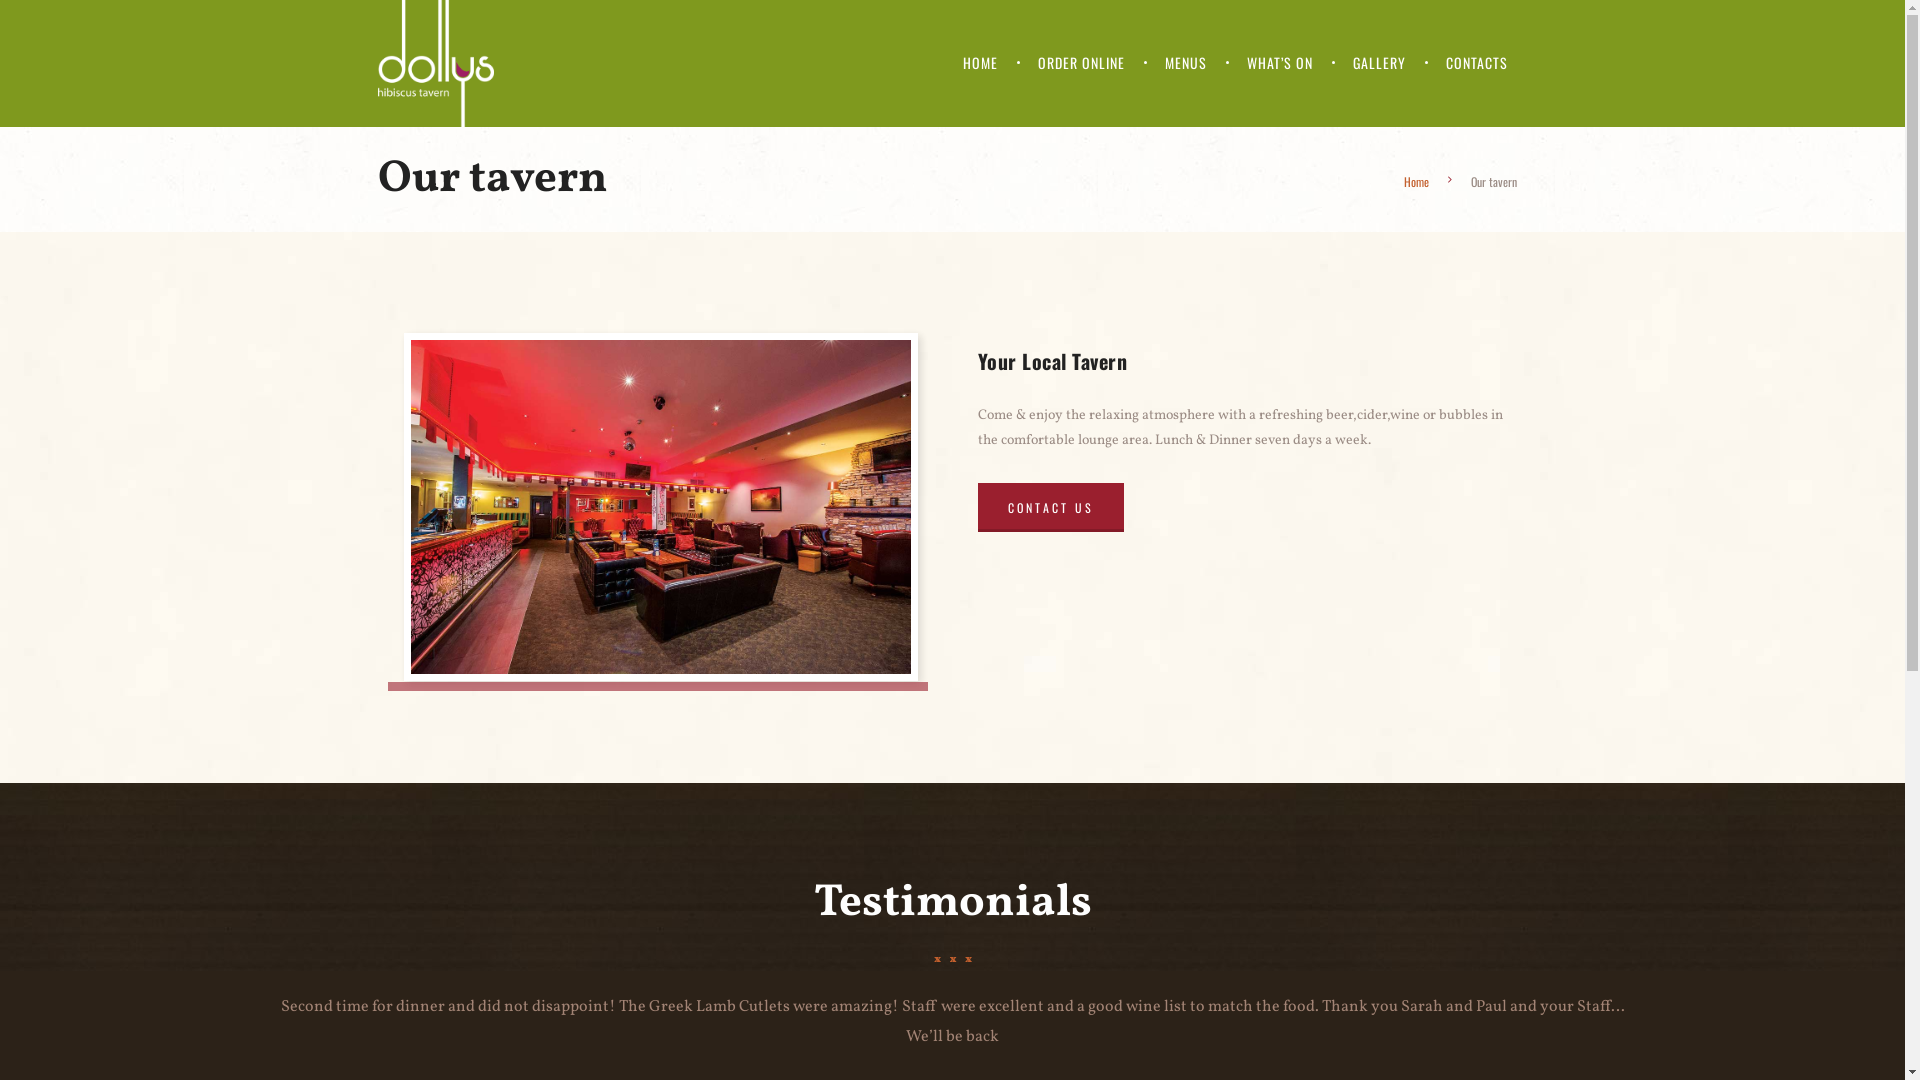 Image resolution: width=1920 pixels, height=1080 pixels. I want to click on 'HOME', so click(979, 61).